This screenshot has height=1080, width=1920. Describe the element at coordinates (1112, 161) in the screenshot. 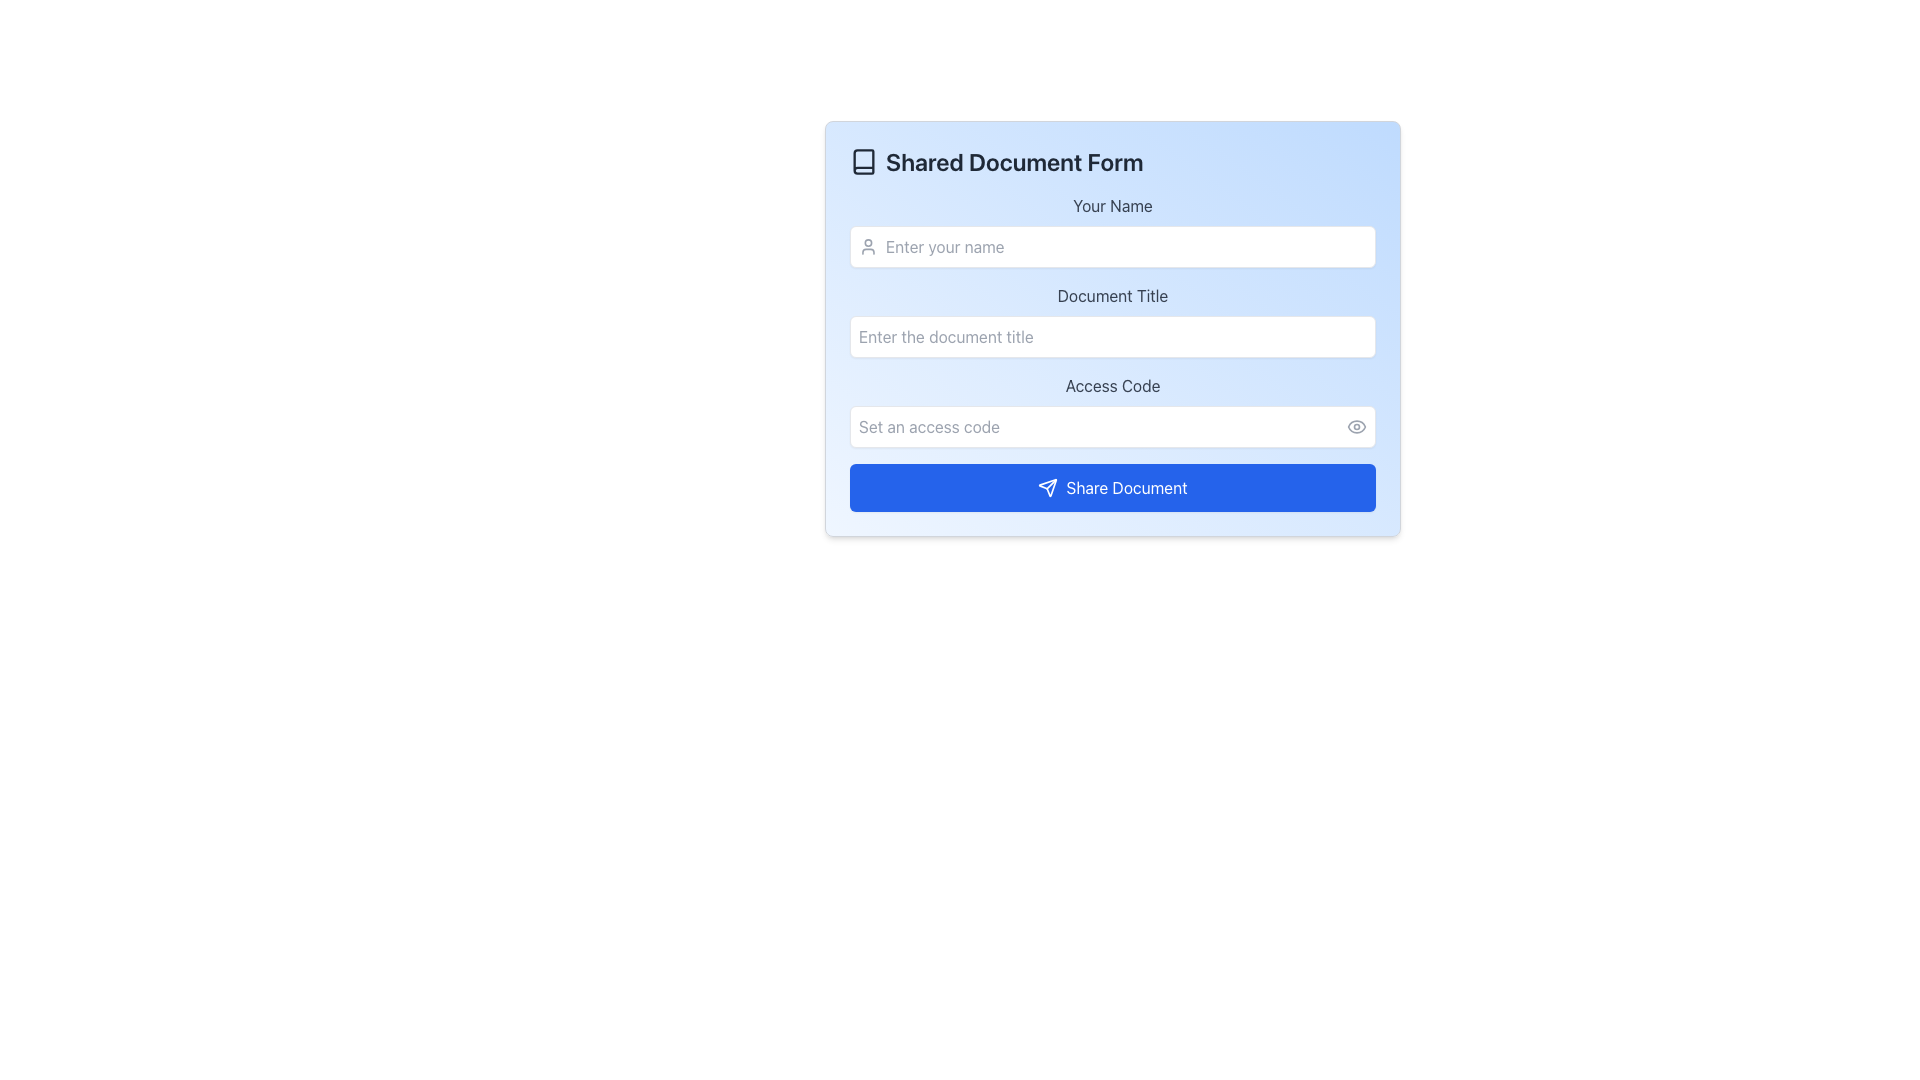

I see `the 'Shared Document Form' text heading element that is styled with a bold font and accompanied by a book icon on its left` at that location.